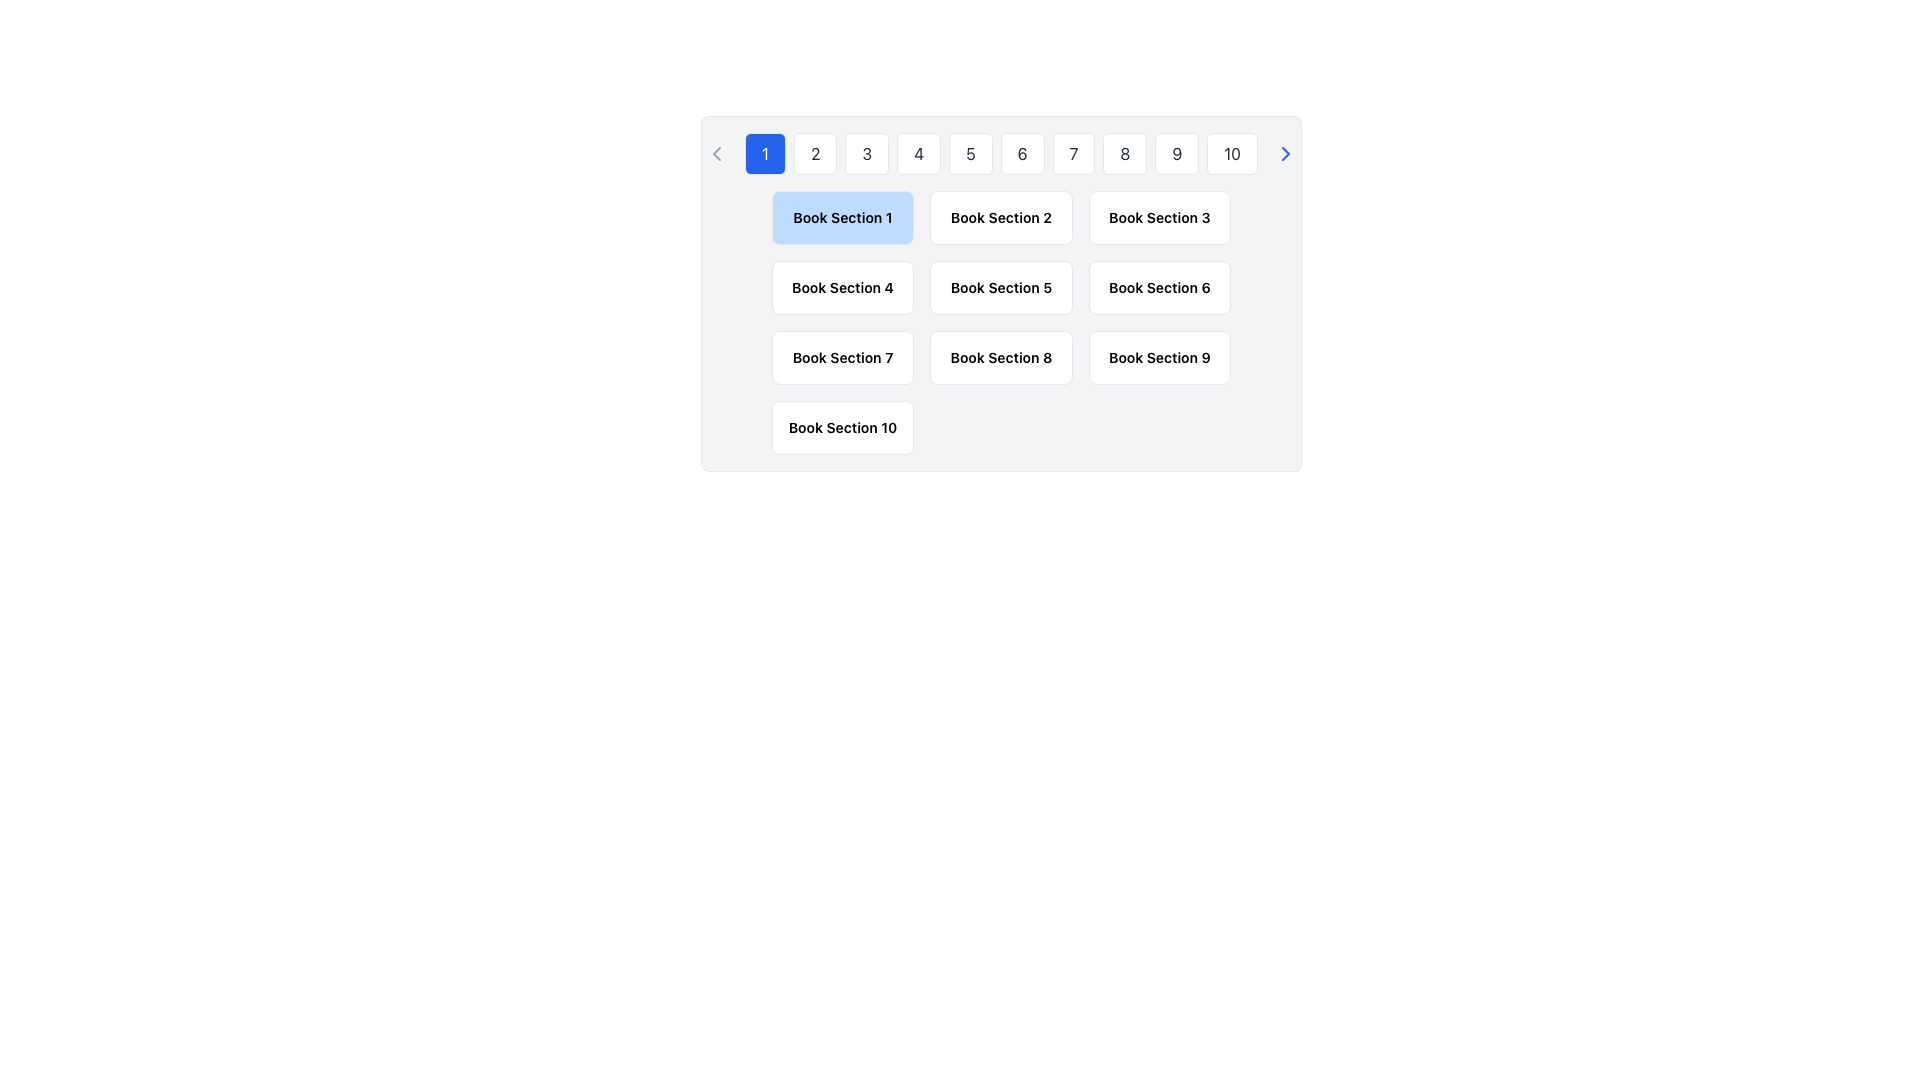  Describe the element at coordinates (843, 218) in the screenshot. I see `the 'Book Section 1' label/button, which serves as a category indicator in the top-left corner of the grid layout` at that location.